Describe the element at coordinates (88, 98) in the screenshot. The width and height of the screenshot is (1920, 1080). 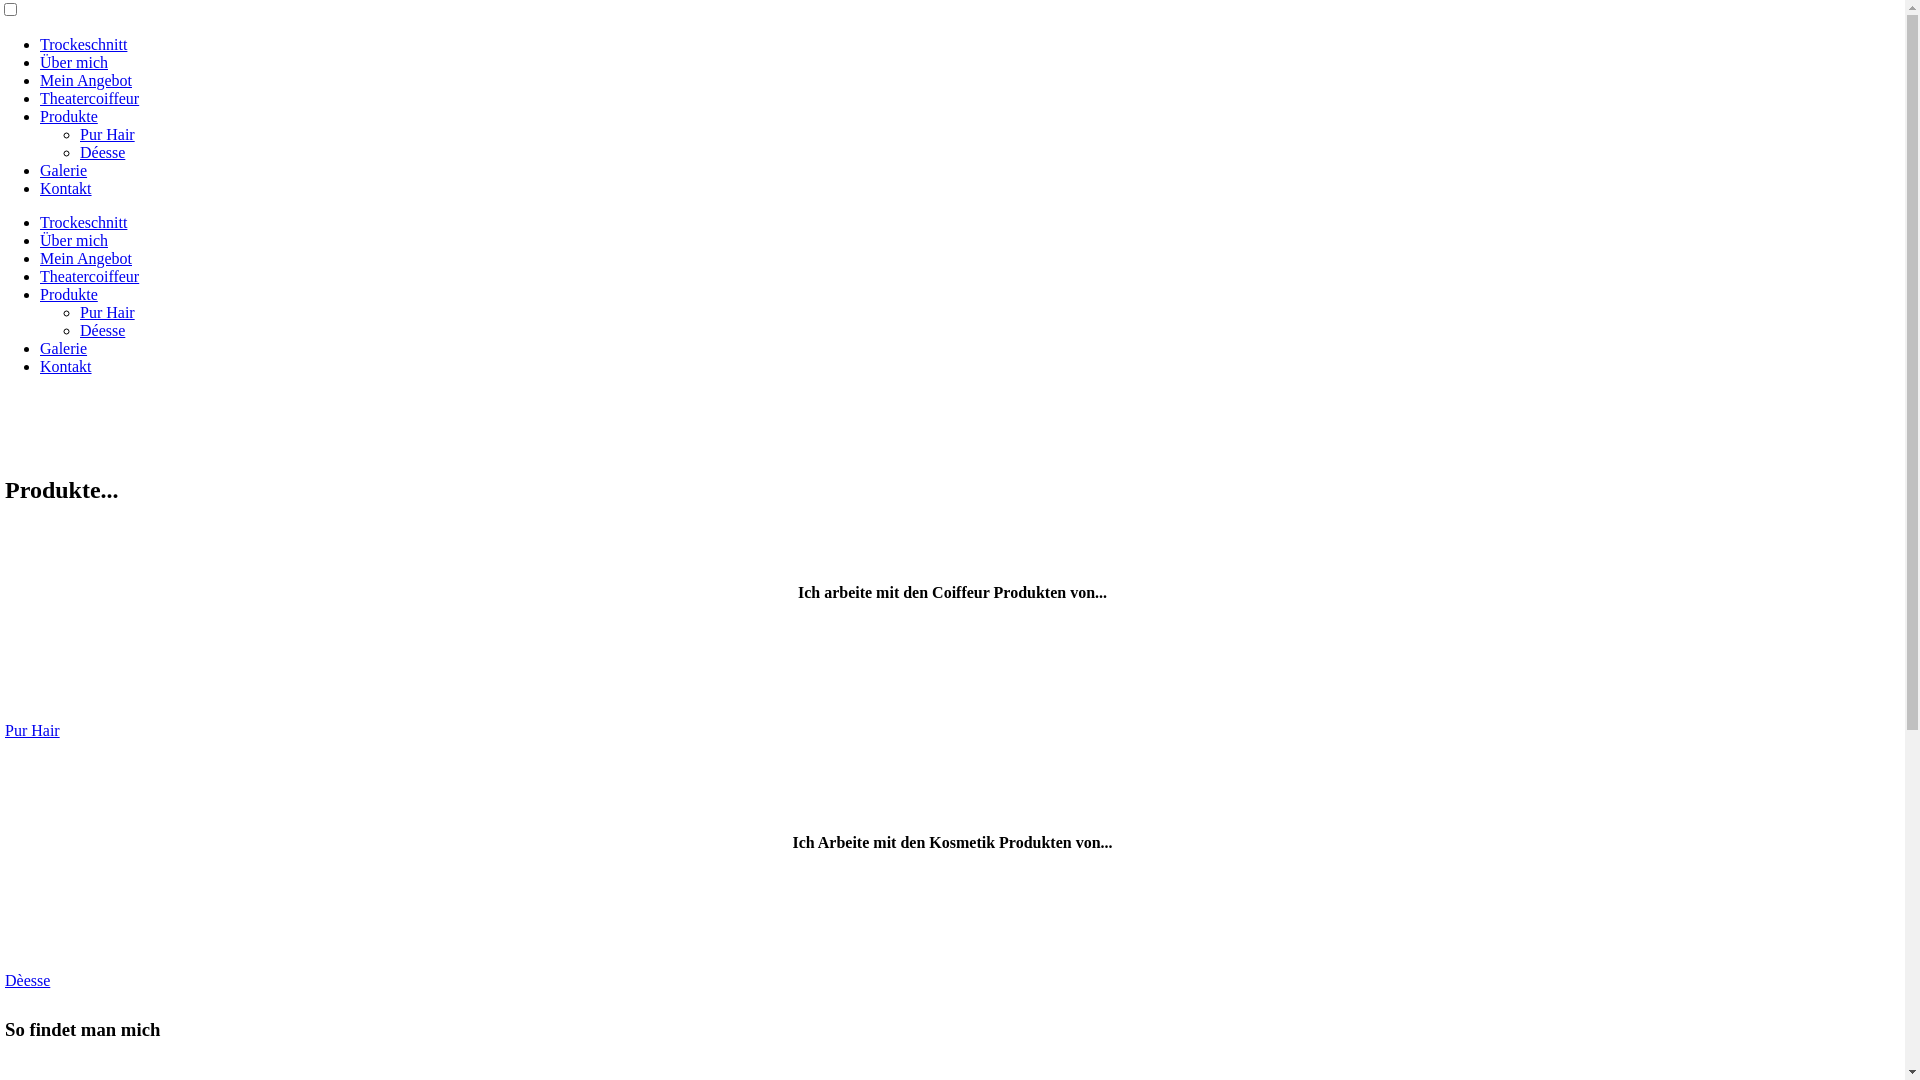
I see `'Theatercoiffeur'` at that location.